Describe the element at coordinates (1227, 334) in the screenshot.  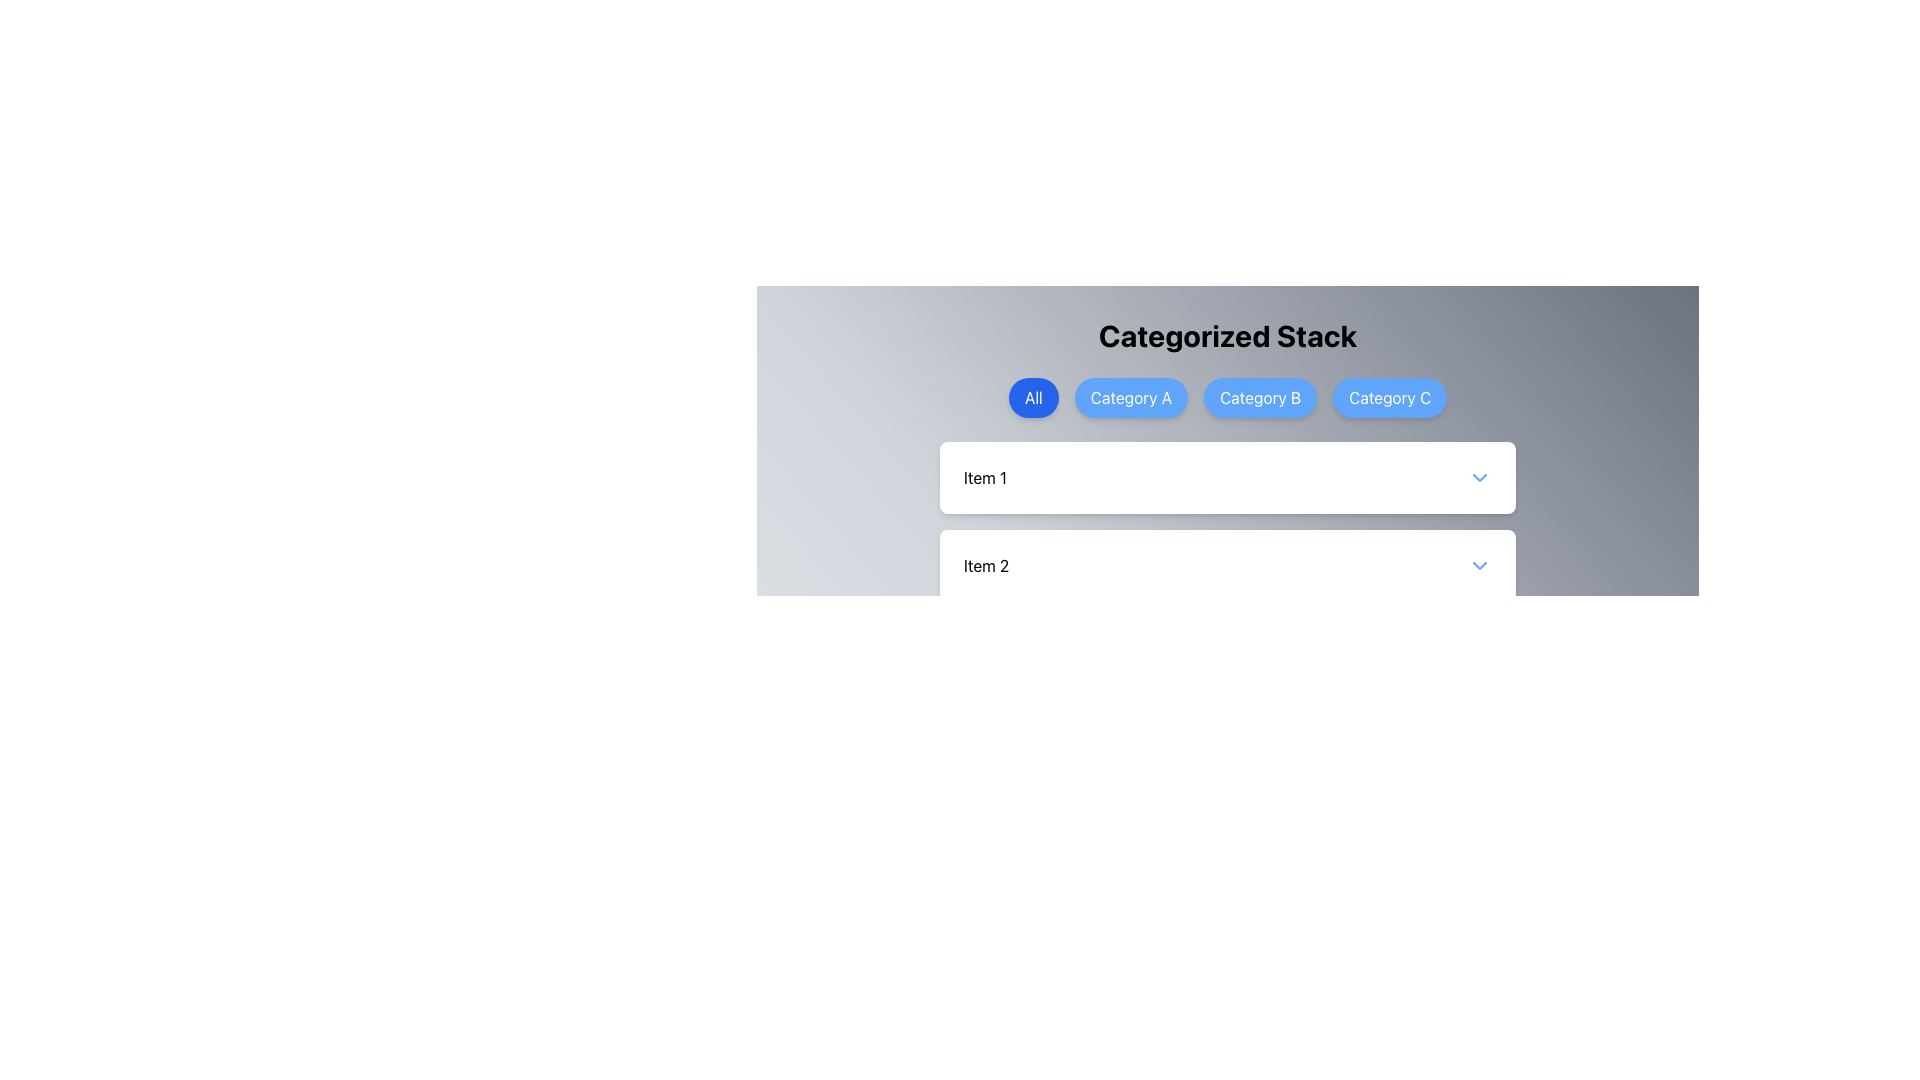
I see `the text heading labeled 'Categorized Stack', which is styled with a bold and large font and is centered above the category selection buttons` at that location.